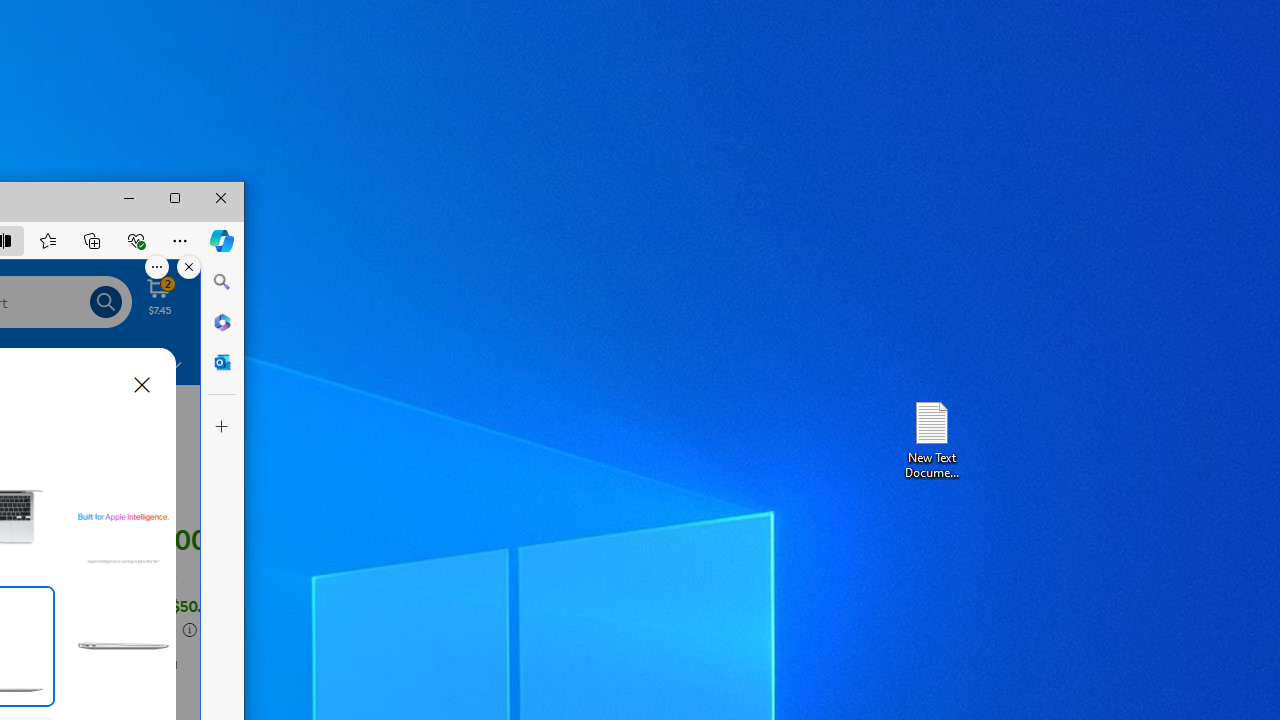  What do you see at coordinates (930, 438) in the screenshot?
I see `'New Text Document (2)'` at bounding box center [930, 438].